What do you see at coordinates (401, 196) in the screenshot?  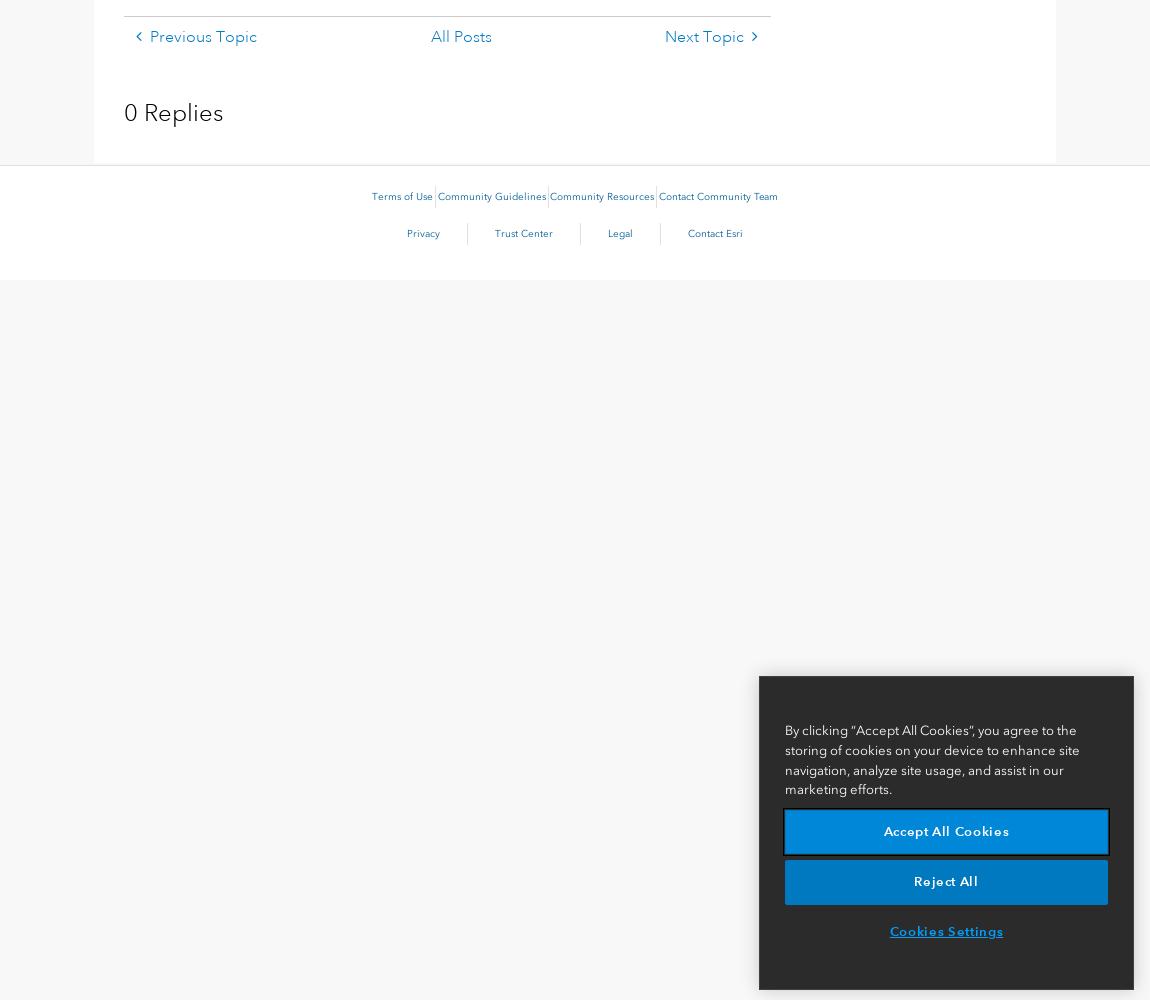 I see `'Terms of Use'` at bounding box center [401, 196].